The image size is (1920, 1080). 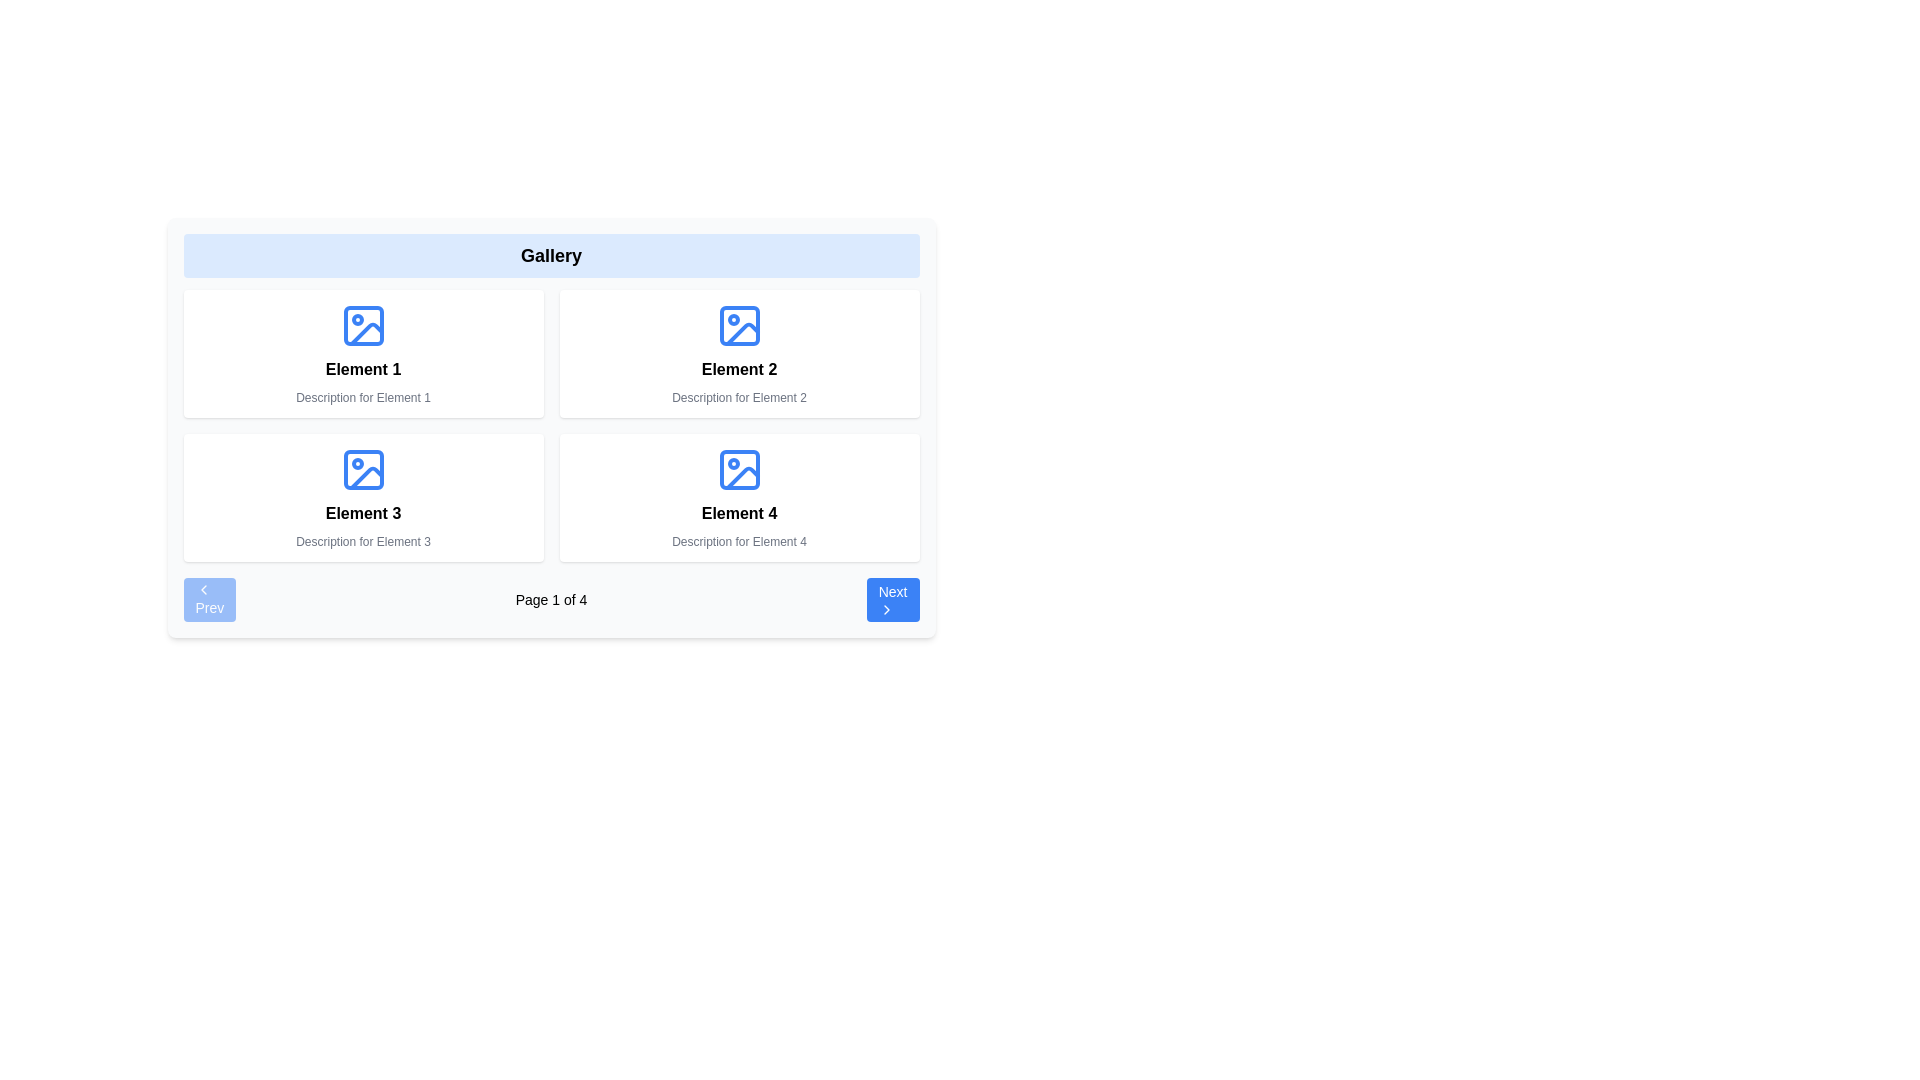 I want to click on the selectable card representing 'Element 3', located in the bottom-left corner of a 2x2 grid structure, directly below 'Element 1', so click(x=363, y=496).